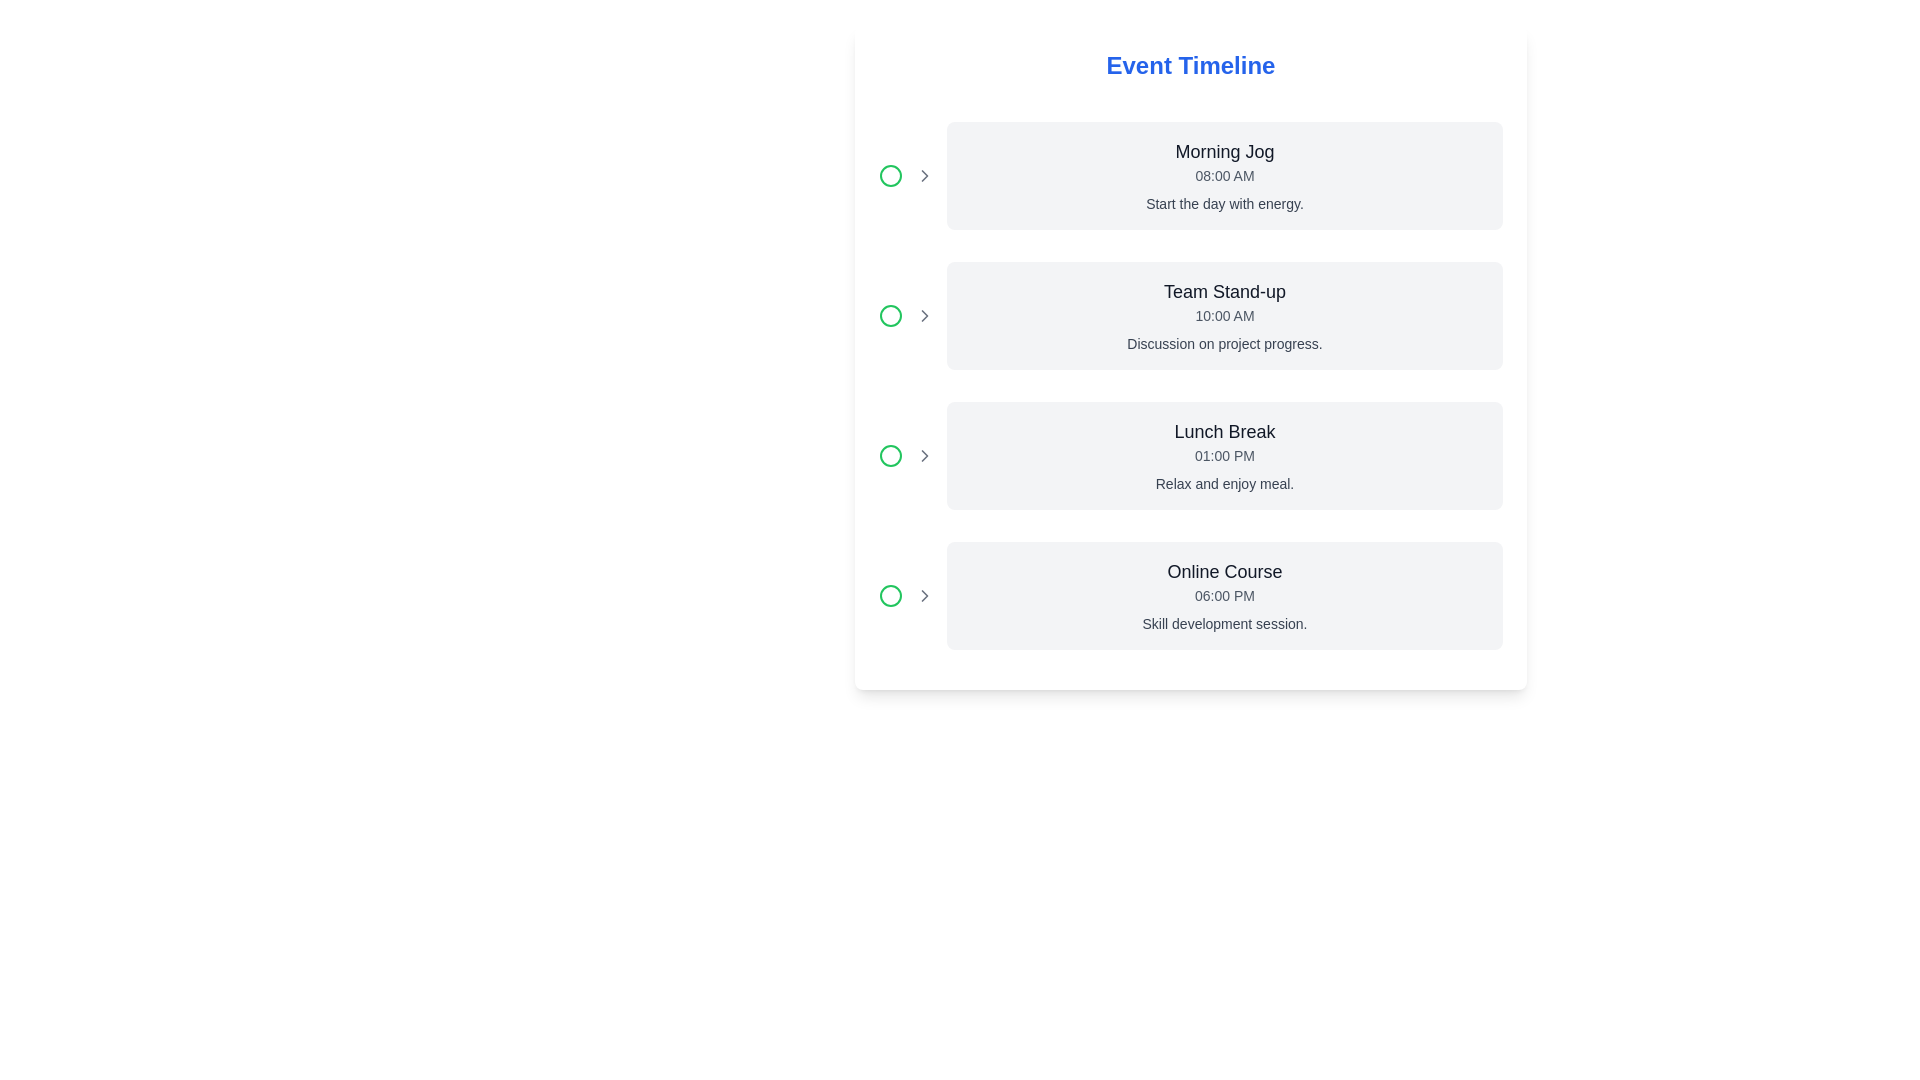 This screenshot has width=1920, height=1080. What do you see at coordinates (890, 595) in the screenshot?
I see `the circular icon with a green border that precedes the label 'Online Course 06:00 PM Skill development session' in the fourth row of the event timeline` at bounding box center [890, 595].